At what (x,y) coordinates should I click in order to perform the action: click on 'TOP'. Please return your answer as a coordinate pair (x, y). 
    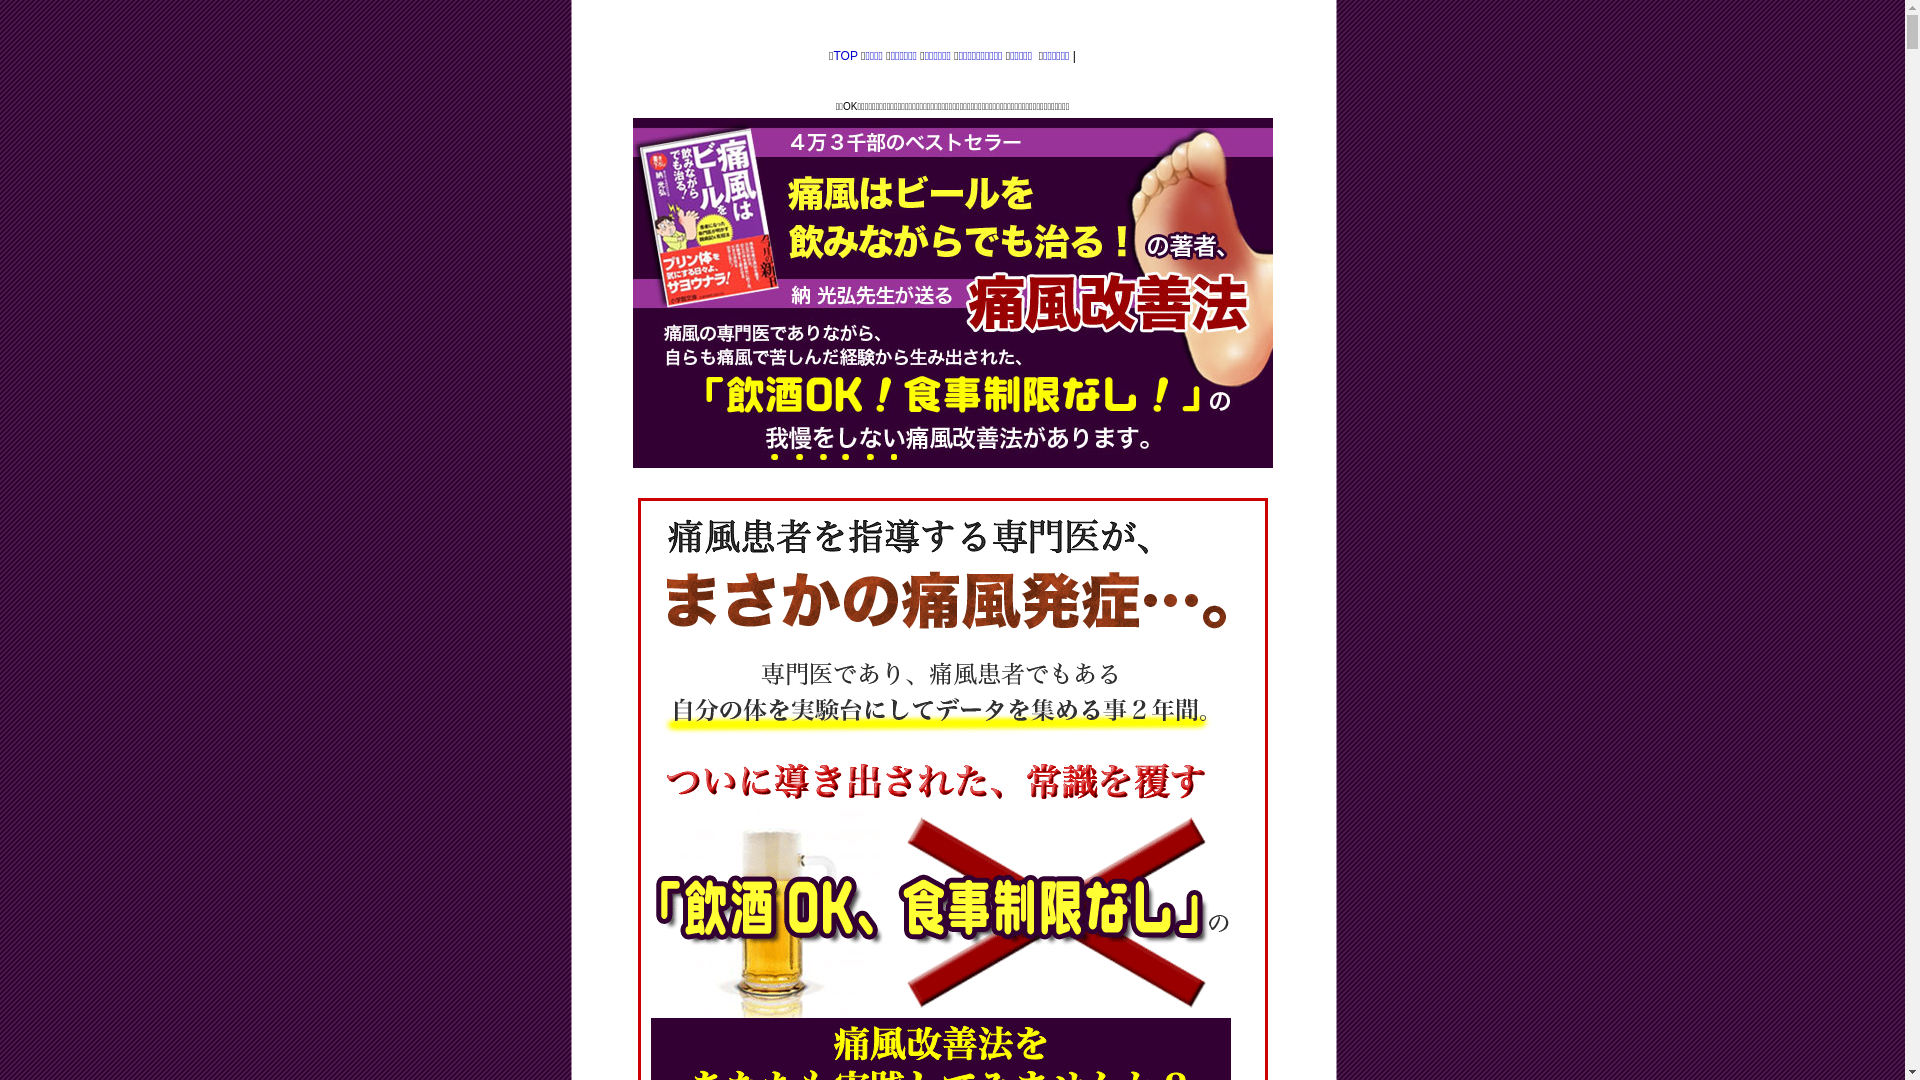
    Looking at the image, I should click on (844, 55).